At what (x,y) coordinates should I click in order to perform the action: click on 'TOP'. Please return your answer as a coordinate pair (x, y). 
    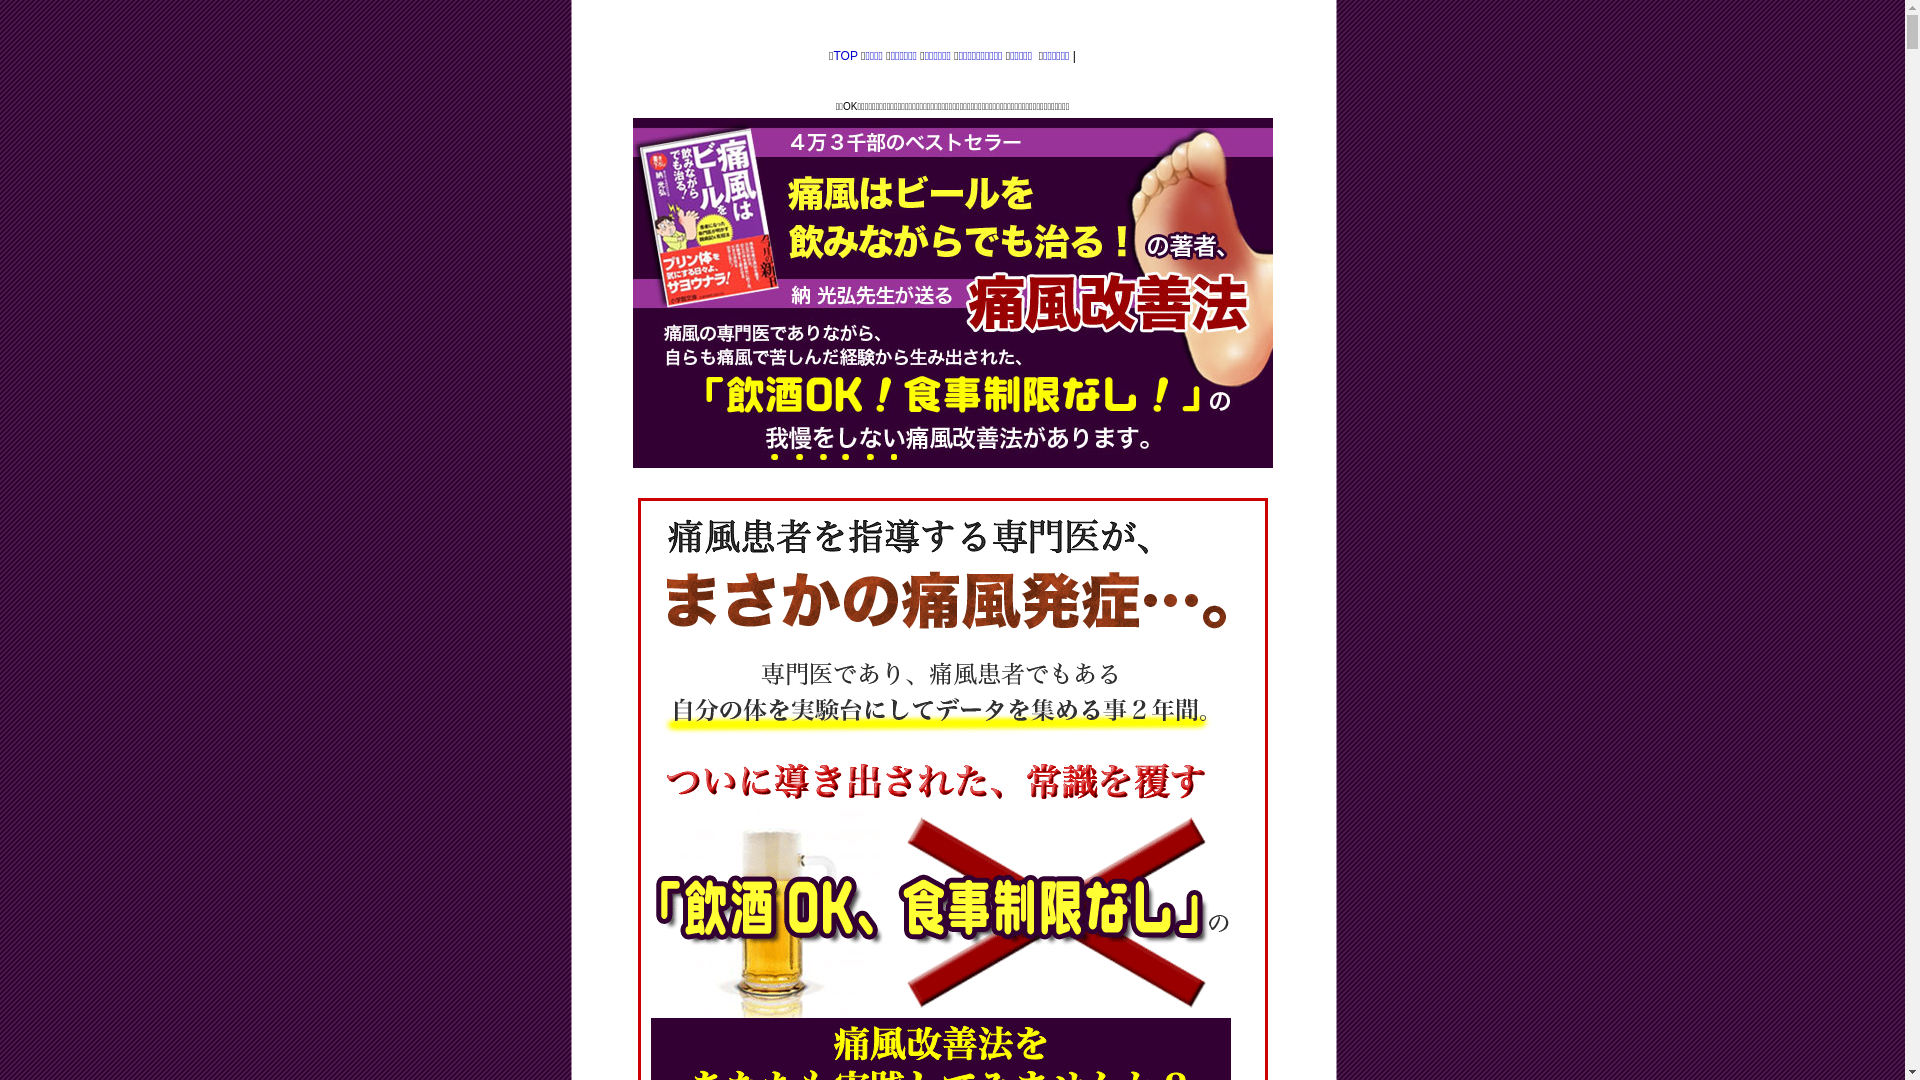
    Looking at the image, I should click on (844, 55).